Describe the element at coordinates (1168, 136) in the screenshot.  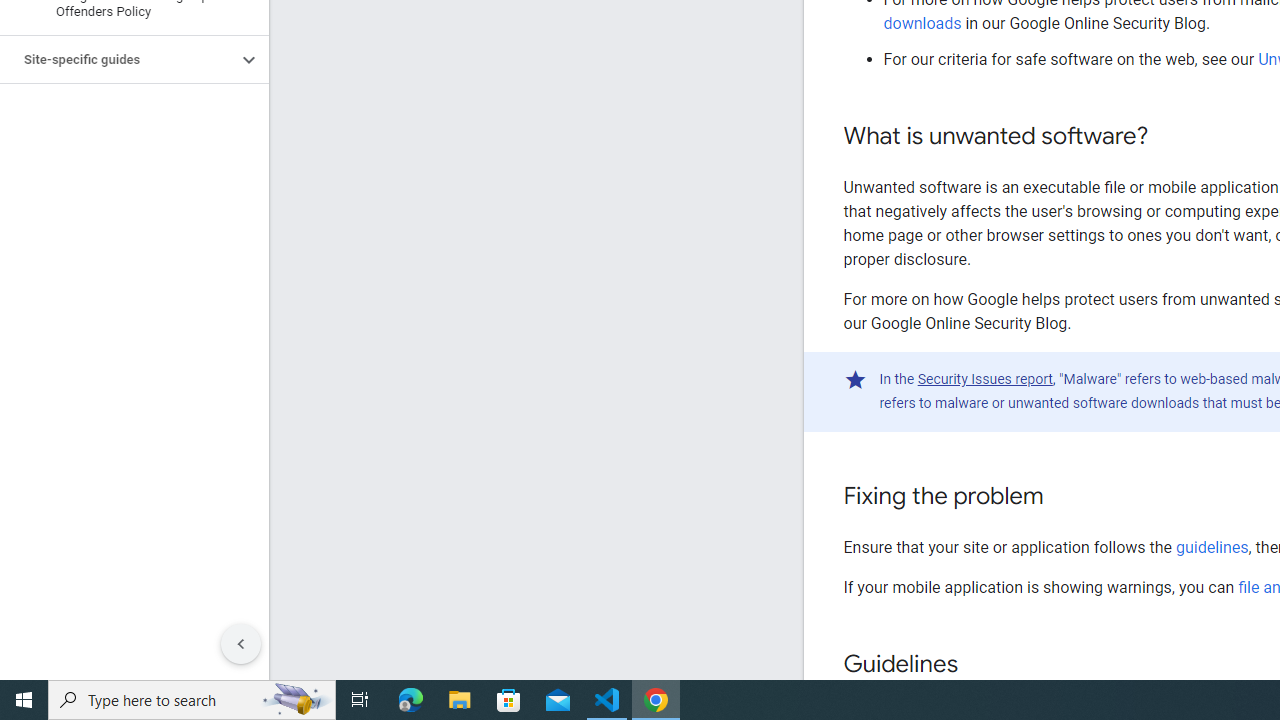
I see `'Copy link to this section: What is unwanted software?'` at that location.